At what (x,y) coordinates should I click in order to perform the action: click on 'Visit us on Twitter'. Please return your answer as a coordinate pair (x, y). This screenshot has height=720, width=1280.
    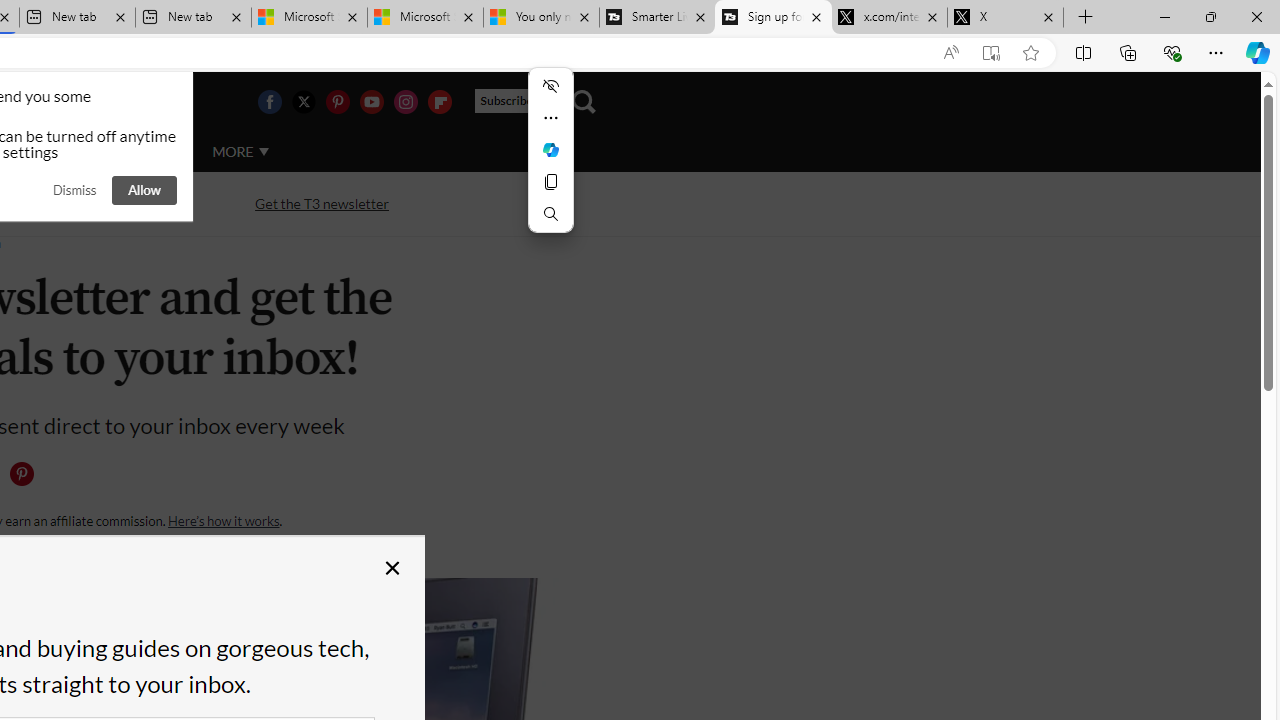
    Looking at the image, I should click on (302, 101).